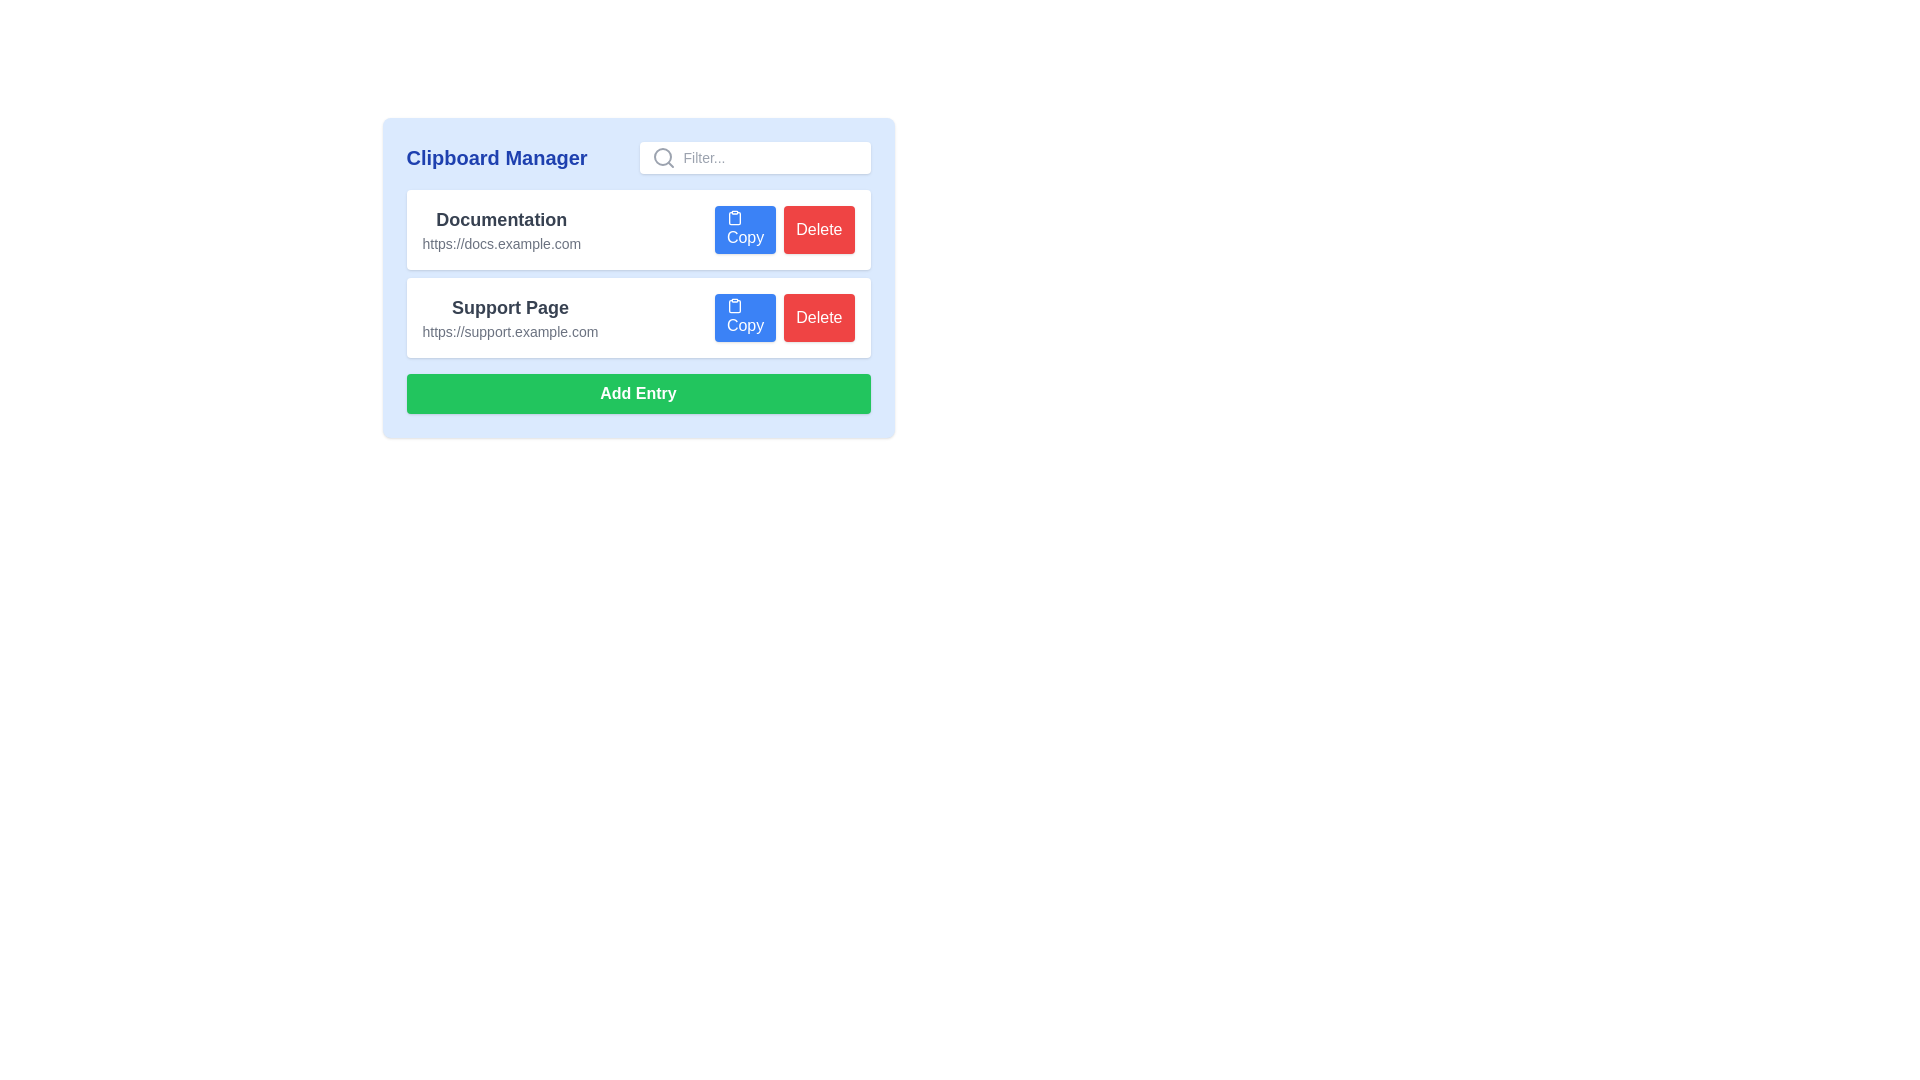  What do you see at coordinates (510, 316) in the screenshot?
I see `the 'Support Page' text display group, which consists of a bold title and a lighter subtitle with a URL, located centrally` at bounding box center [510, 316].